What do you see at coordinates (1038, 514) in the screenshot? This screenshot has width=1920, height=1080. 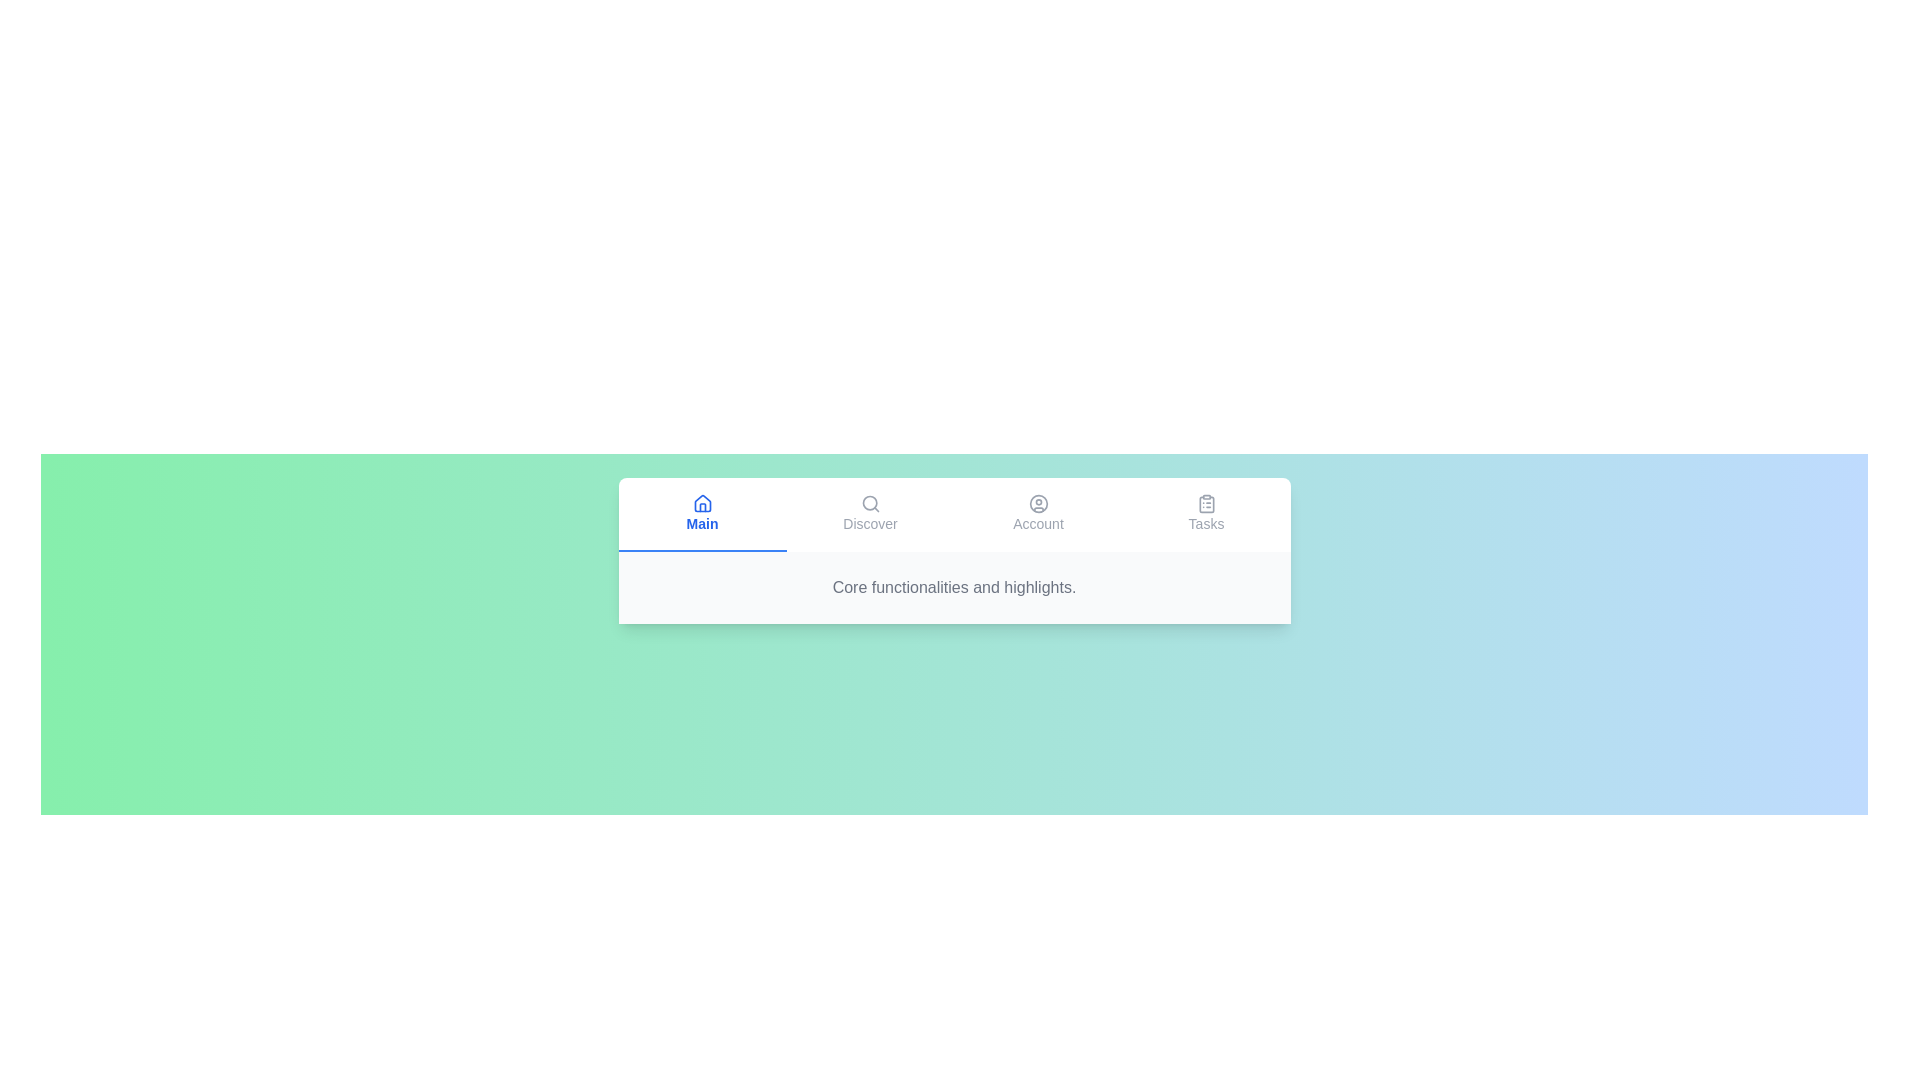 I see `the Account tab to switch to it` at bounding box center [1038, 514].